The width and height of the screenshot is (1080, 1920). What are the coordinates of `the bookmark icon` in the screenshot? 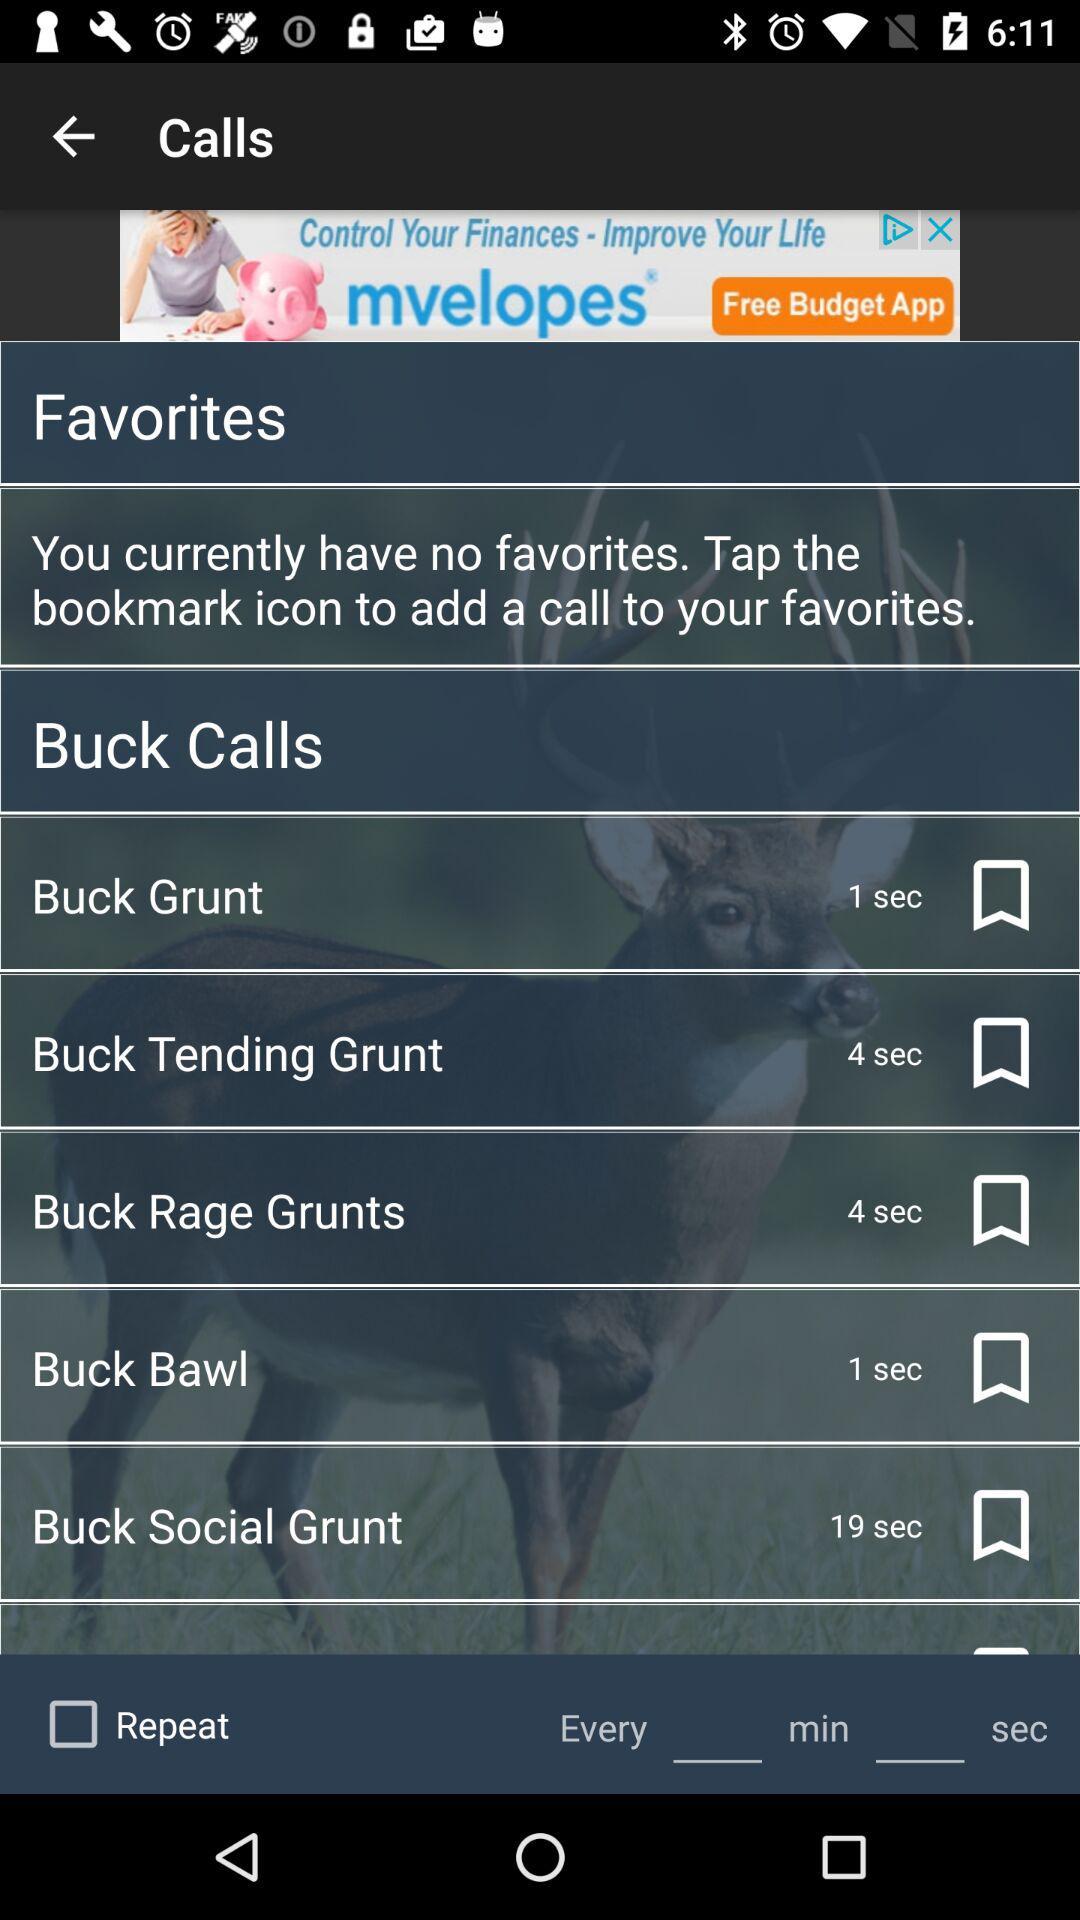 It's located at (984, 1367).